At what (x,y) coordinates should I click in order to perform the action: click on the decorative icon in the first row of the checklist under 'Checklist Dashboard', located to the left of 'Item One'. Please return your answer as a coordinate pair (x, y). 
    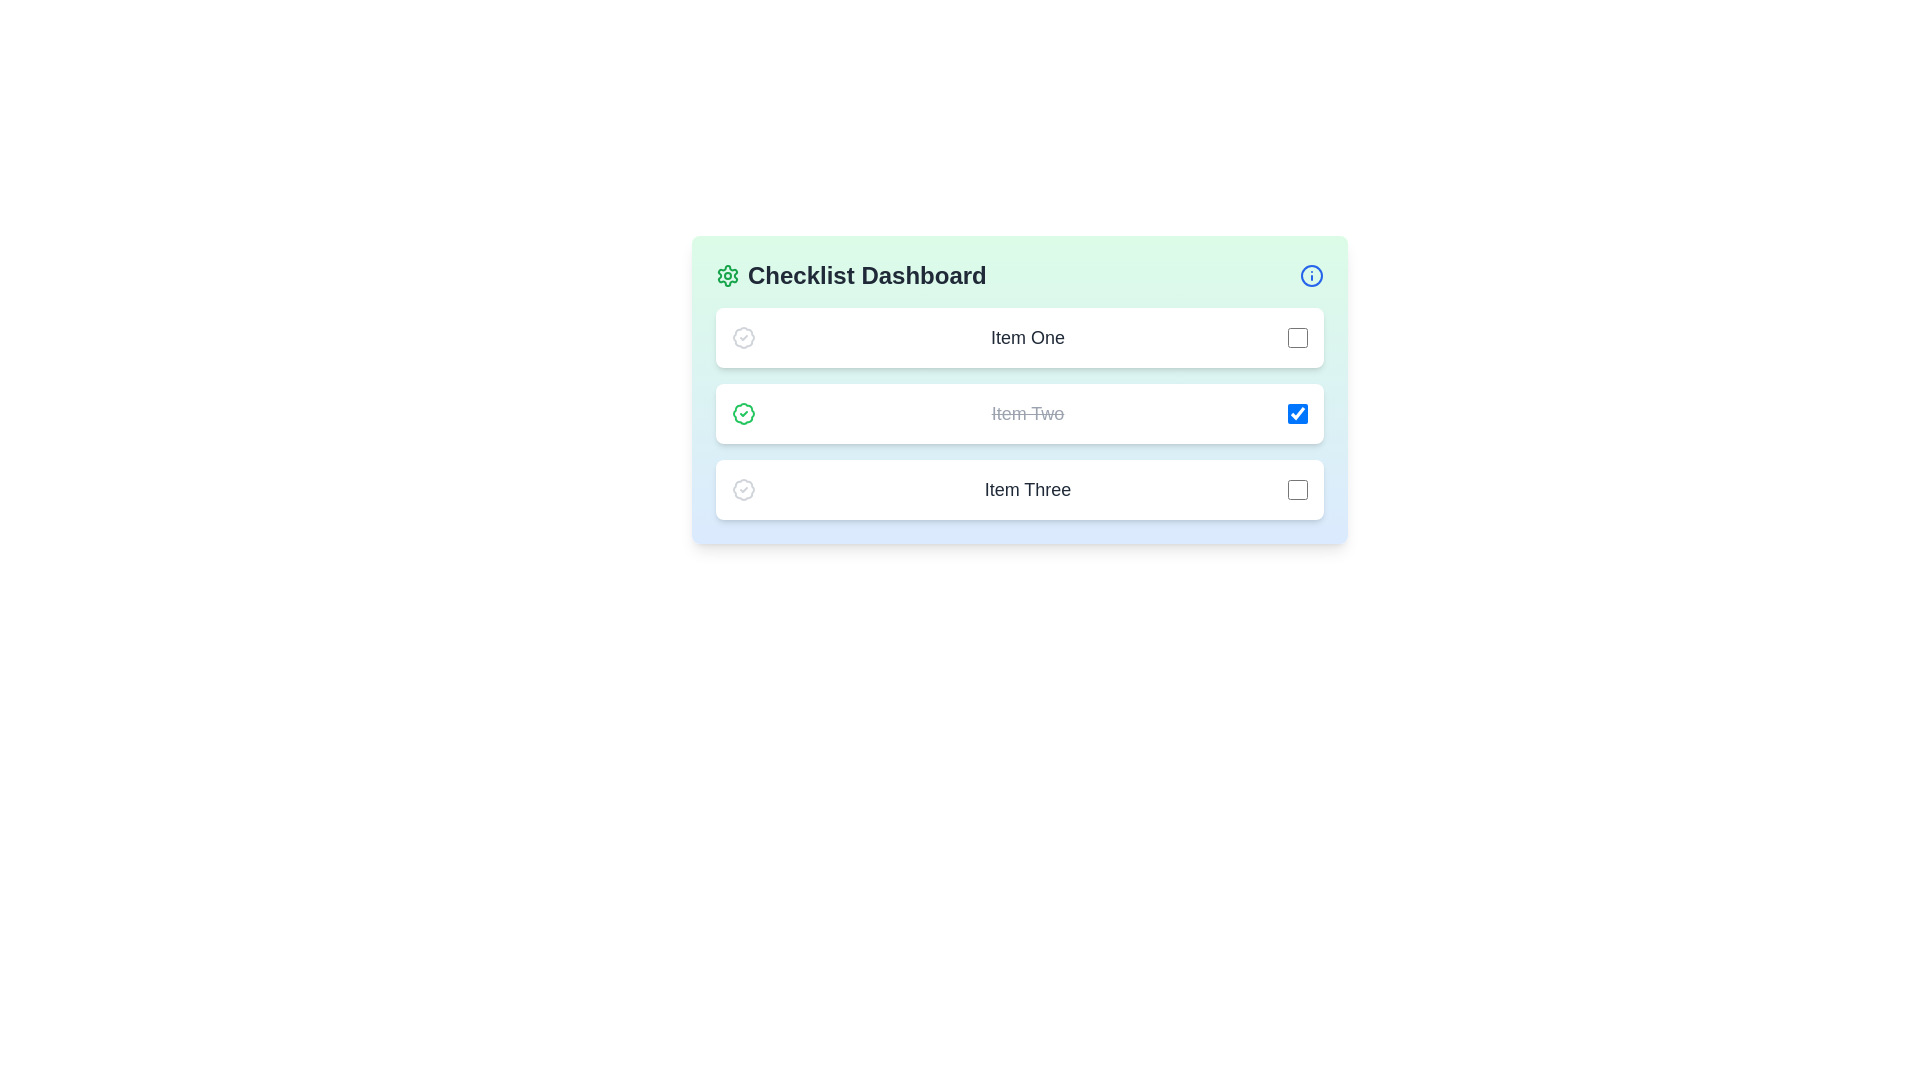
    Looking at the image, I should click on (743, 337).